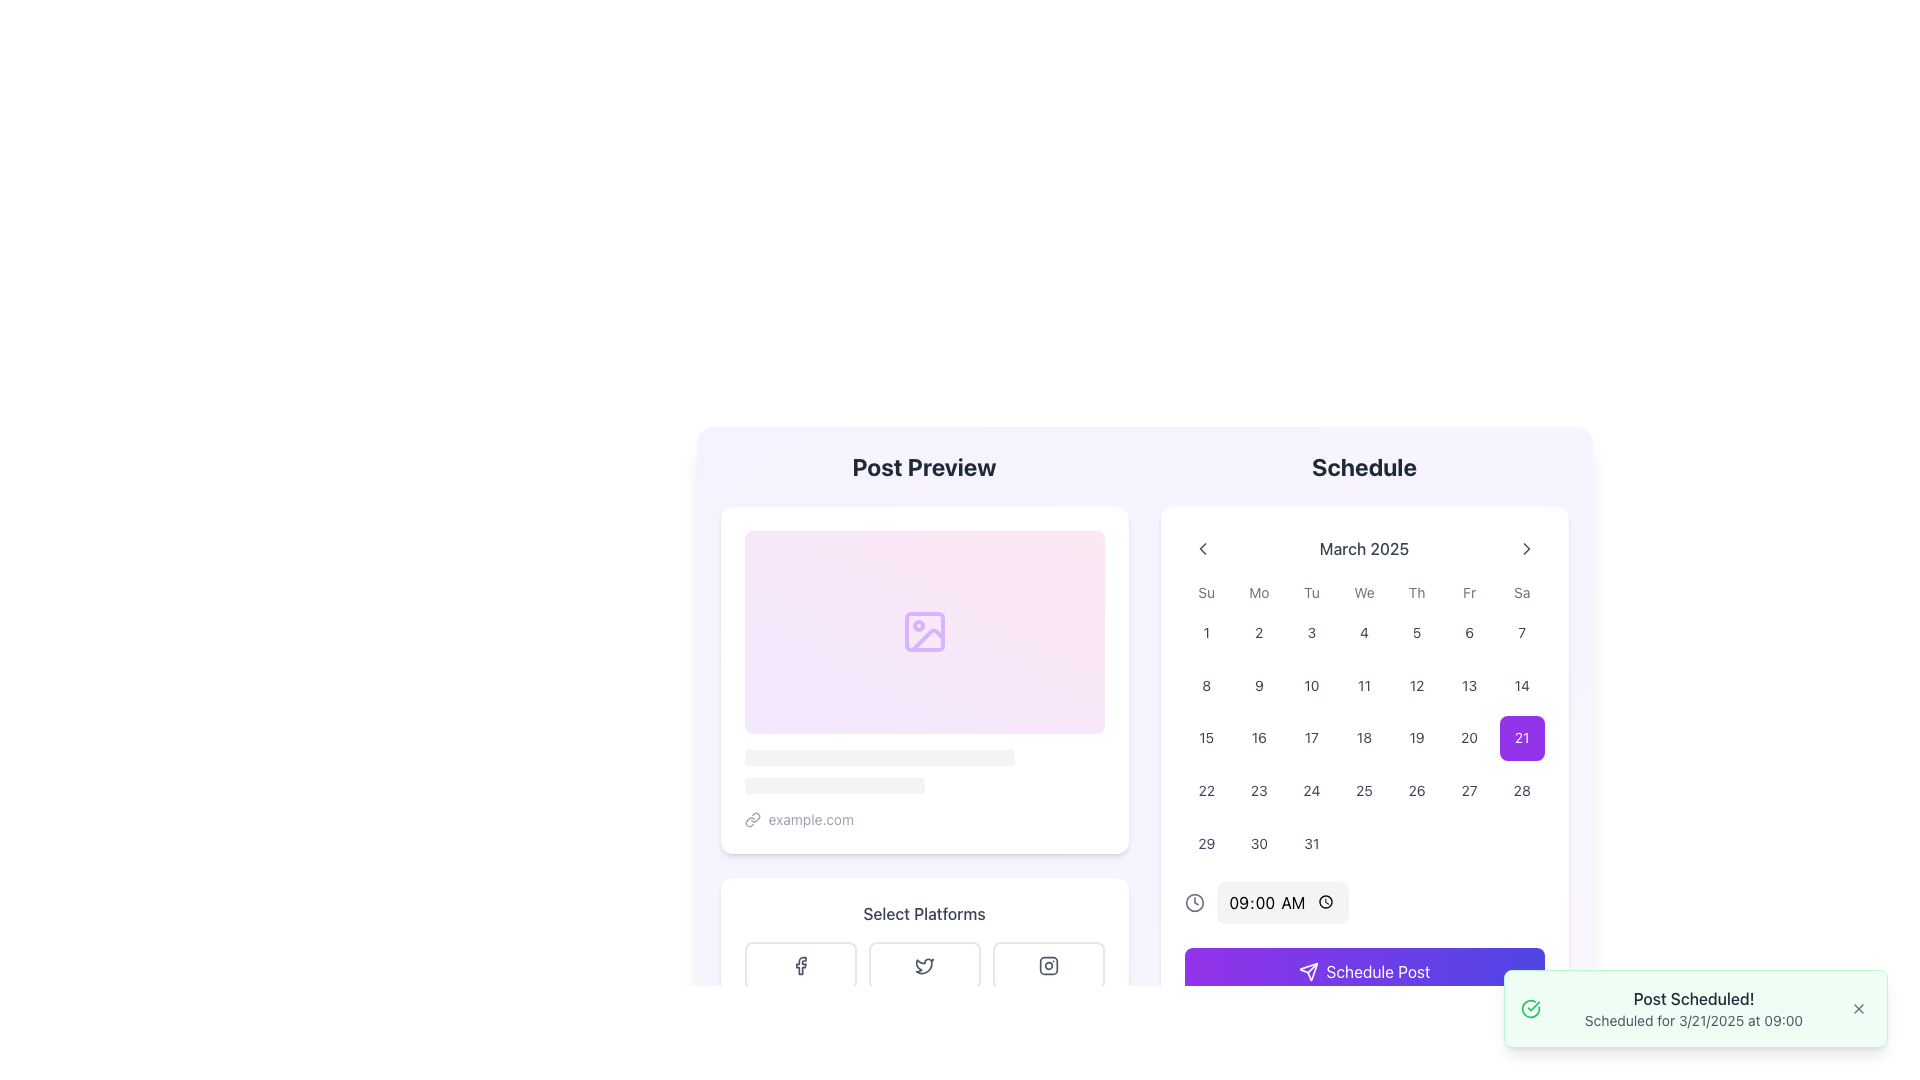  I want to click on the calendar day cell displaying the number '15', so click(1205, 738).